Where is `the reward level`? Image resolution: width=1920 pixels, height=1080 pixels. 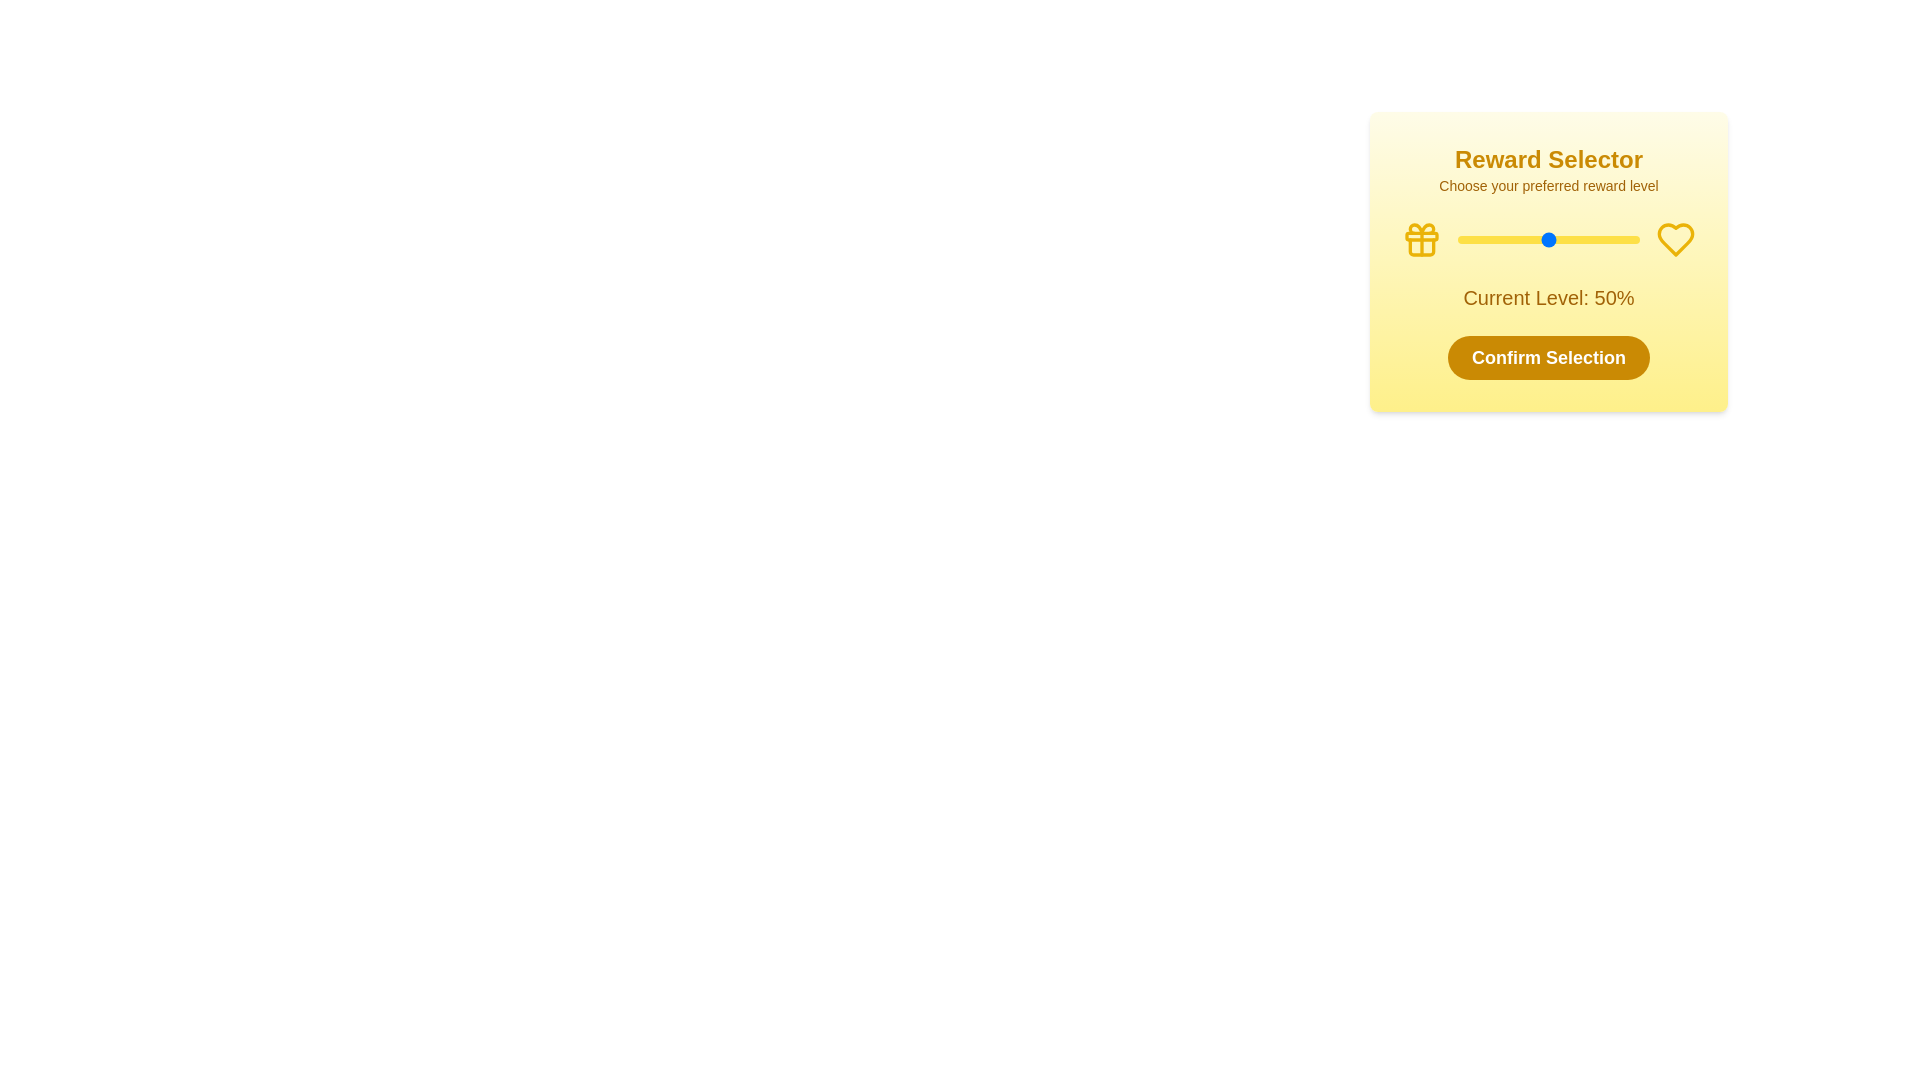 the reward level is located at coordinates (1535, 238).